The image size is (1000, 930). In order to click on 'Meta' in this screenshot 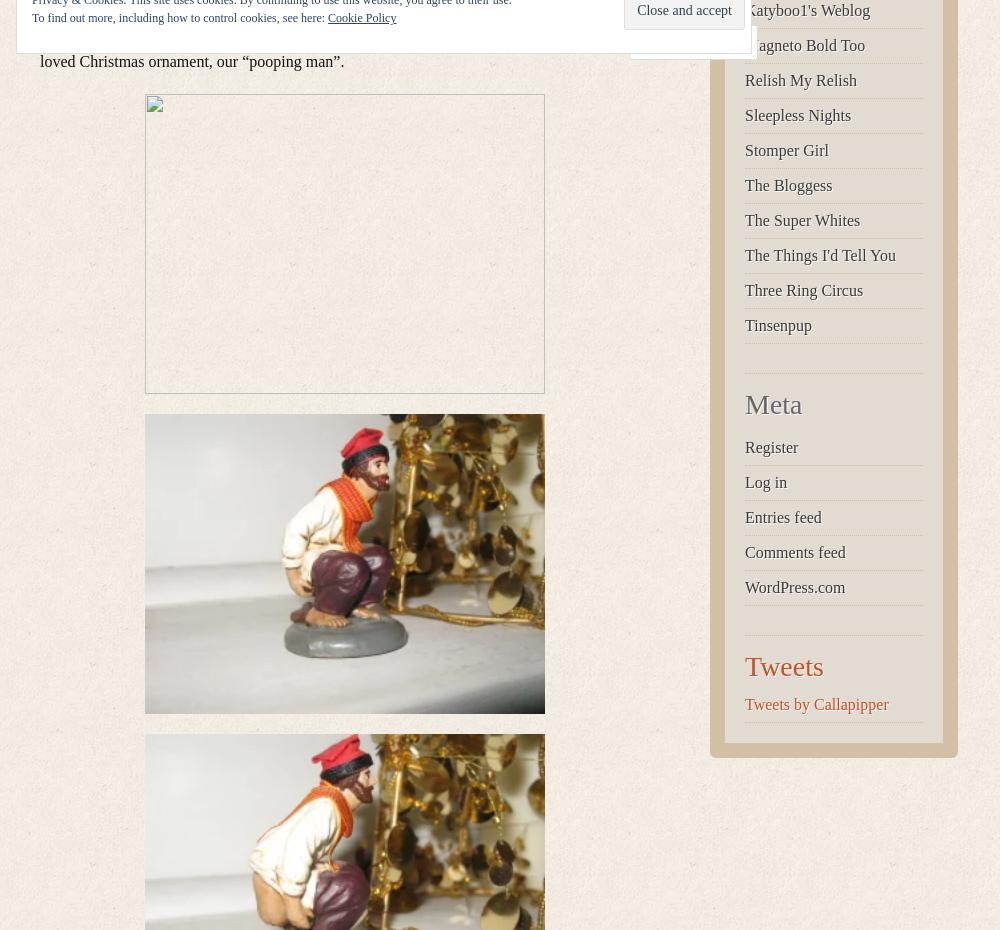, I will do `click(773, 404)`.